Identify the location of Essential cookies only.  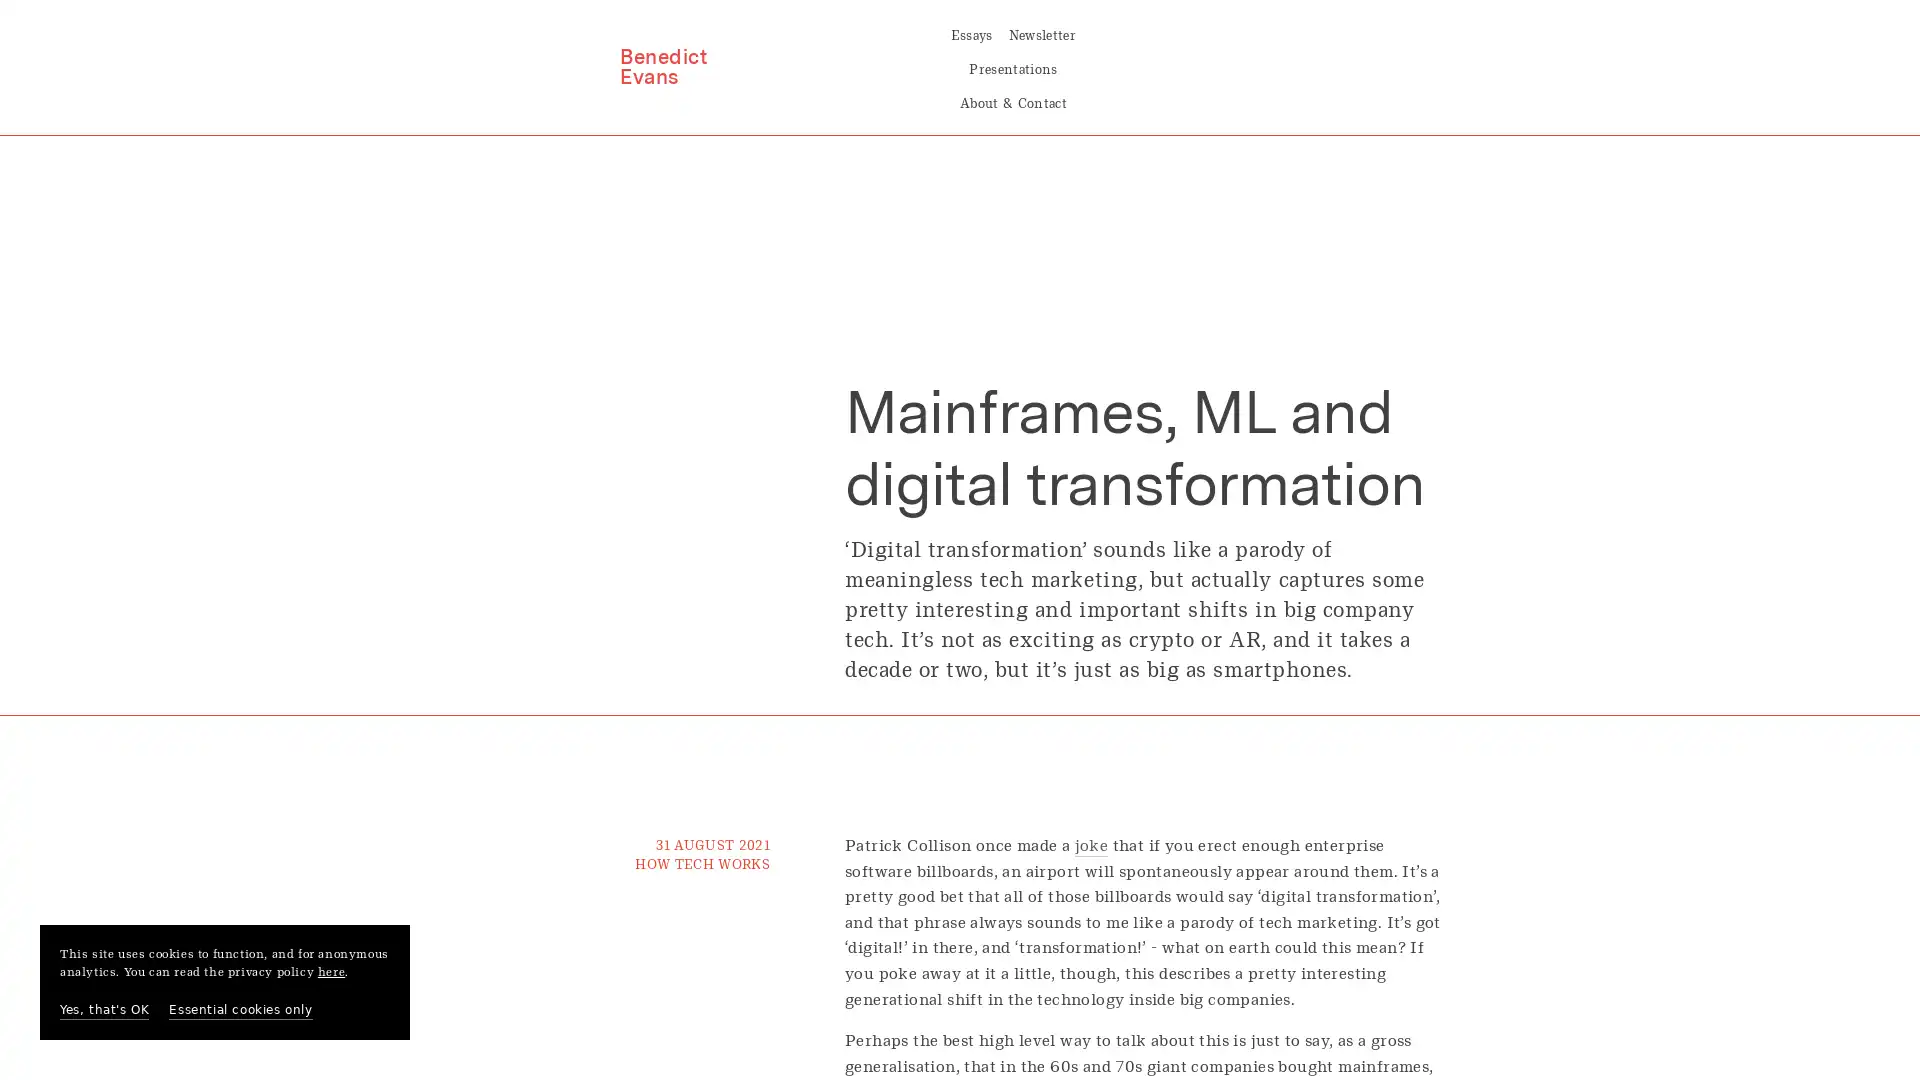
(240, 1010).